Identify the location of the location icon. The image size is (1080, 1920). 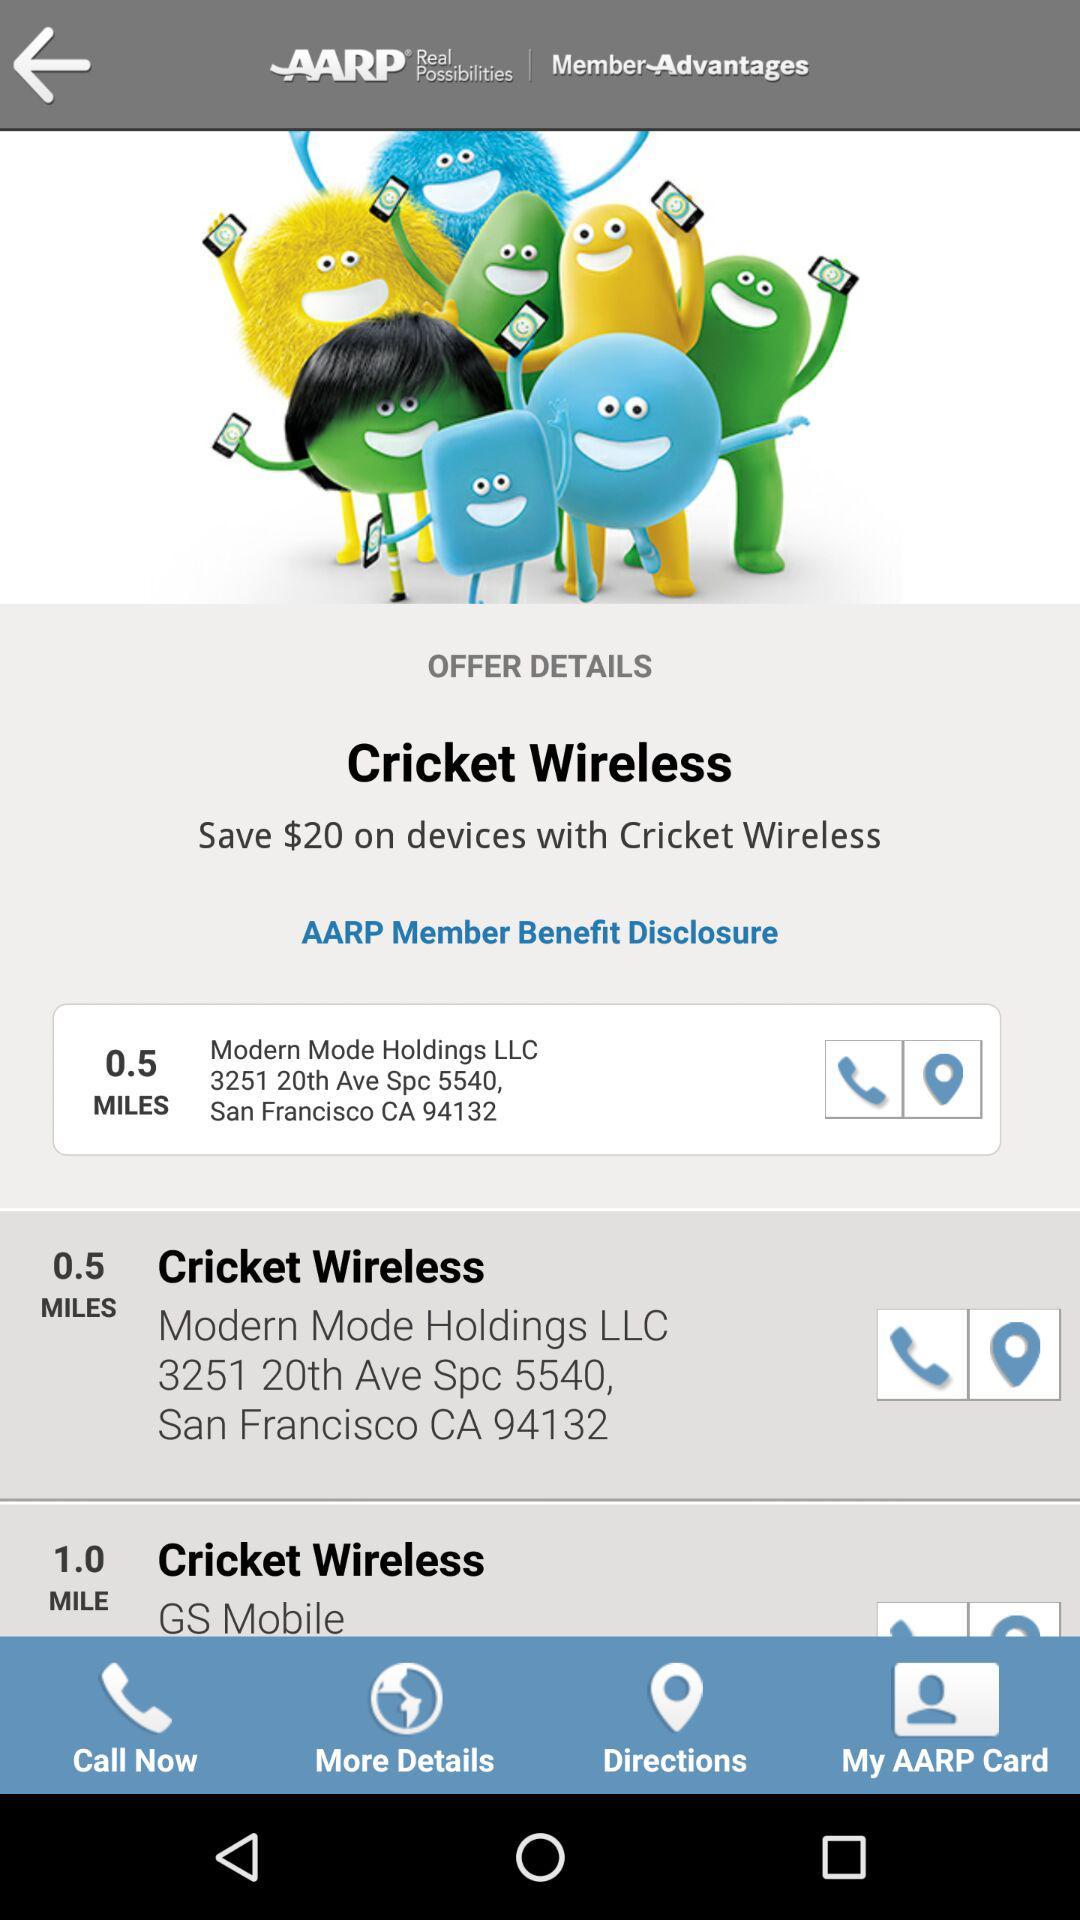
(1015, 1449).